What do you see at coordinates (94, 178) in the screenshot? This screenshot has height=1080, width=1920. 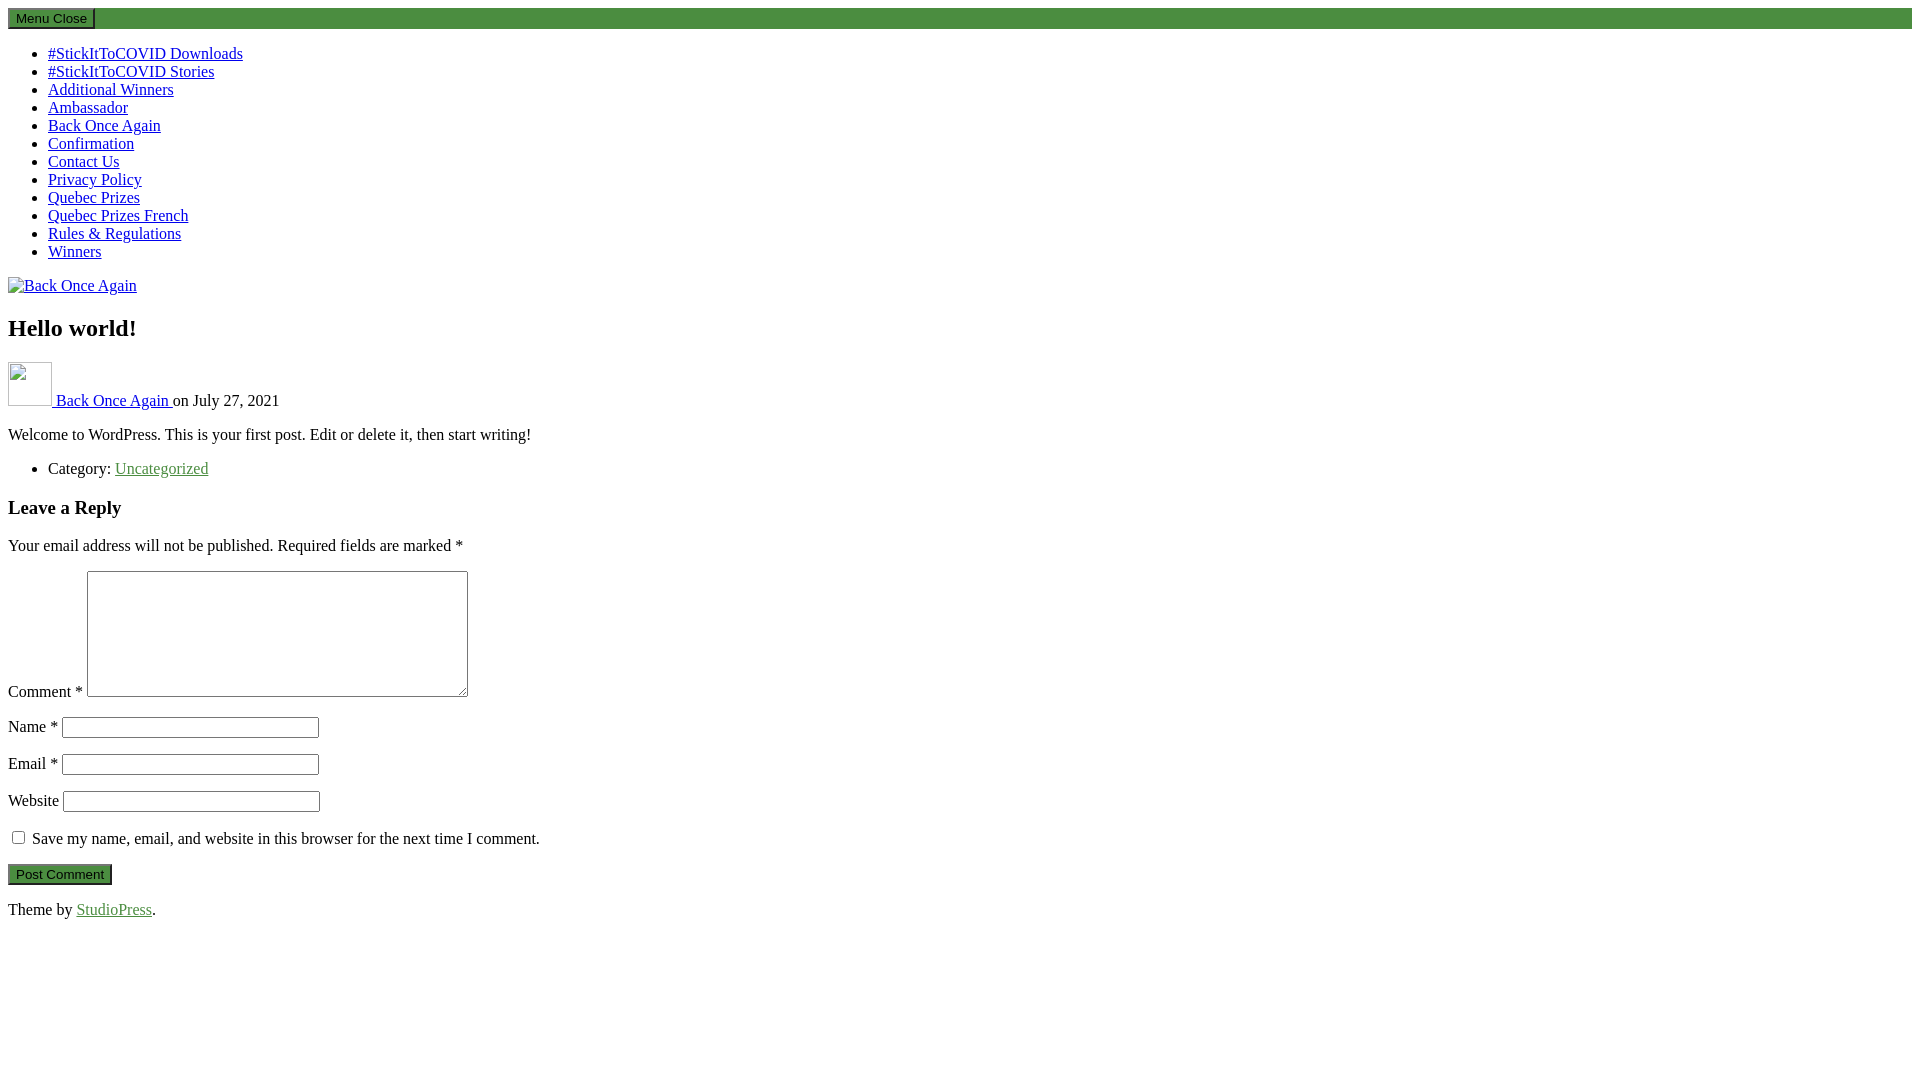 I see `'Privacy Policy'` at bounding box center [94, 178].